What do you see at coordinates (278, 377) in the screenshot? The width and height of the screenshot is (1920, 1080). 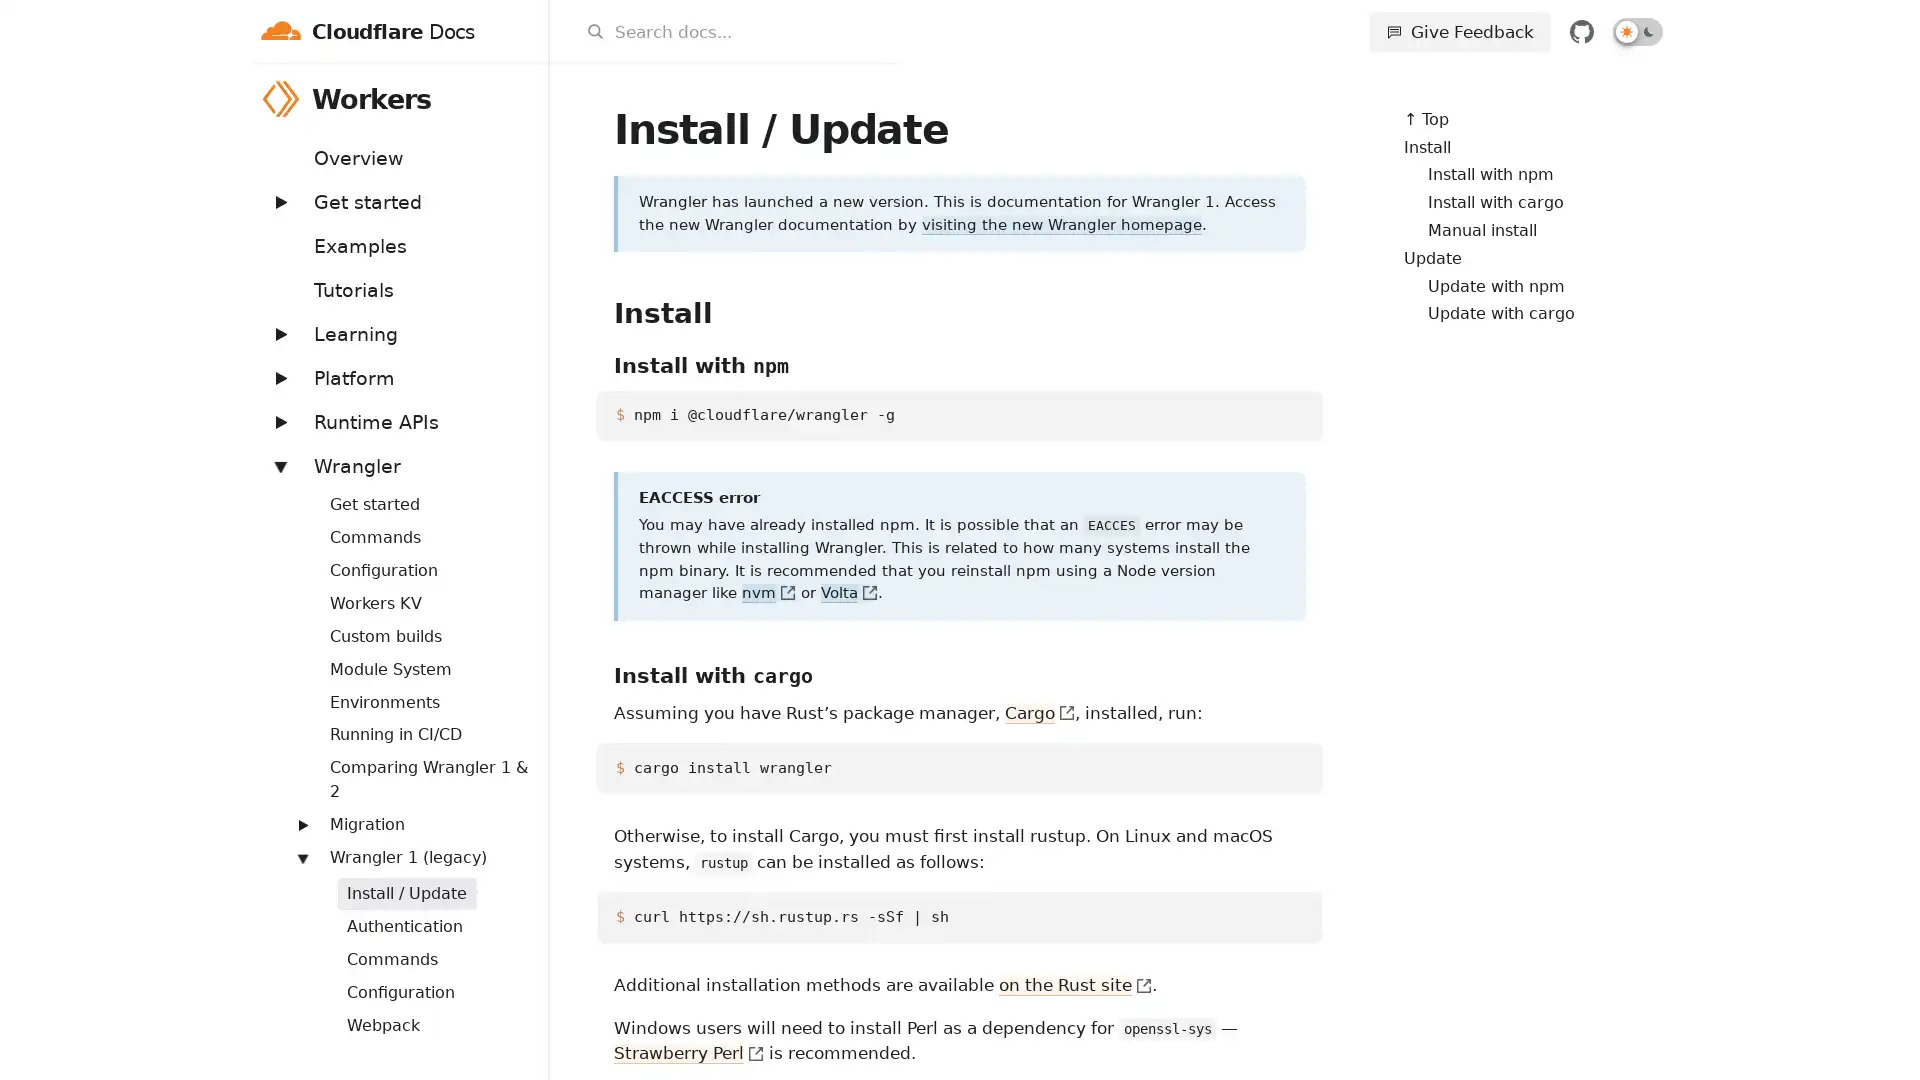 I see `Expand: Platform` at bounding box center [278, 377].